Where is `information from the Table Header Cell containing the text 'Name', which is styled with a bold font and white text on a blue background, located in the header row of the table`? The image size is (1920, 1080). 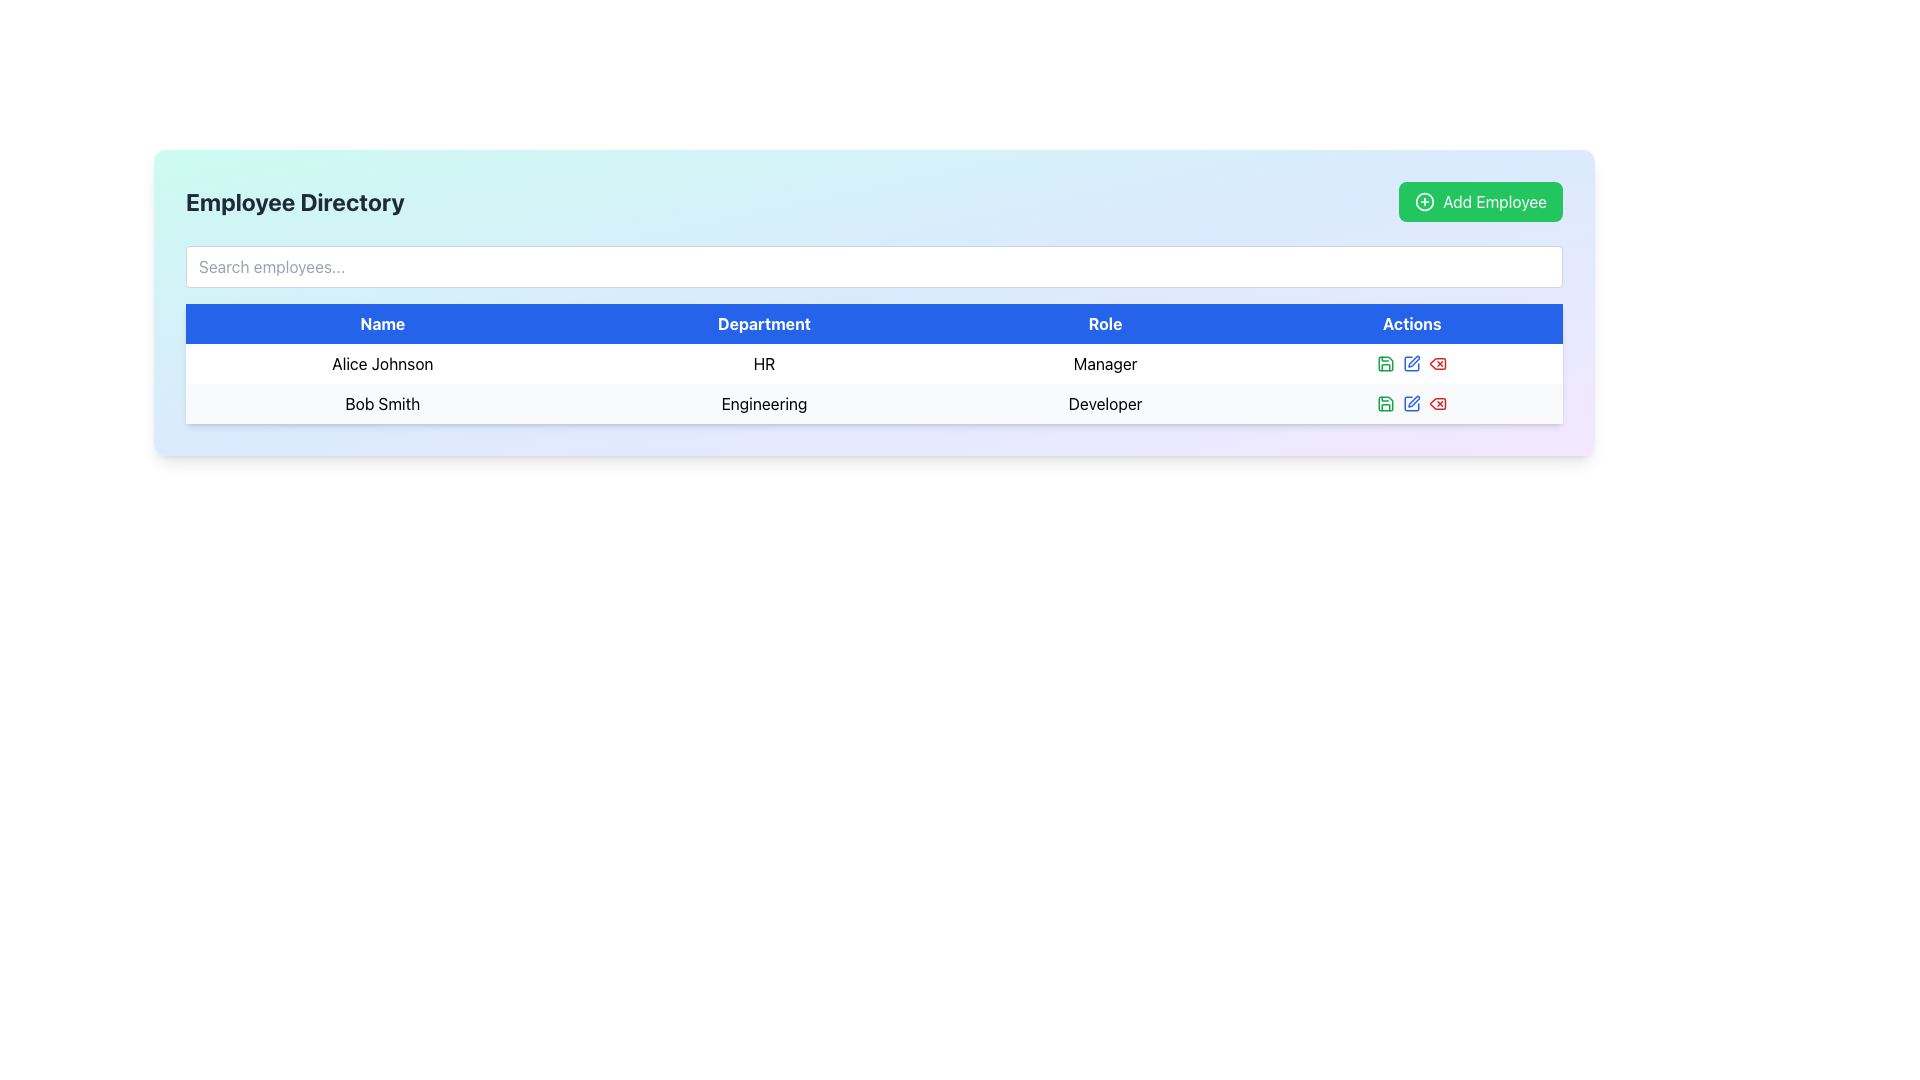
information from the Table Header Cell containing the text 'Name', which is styled with a bold font and white text on a blue background, located in the header row of the table is located at coordinates (382, 323).